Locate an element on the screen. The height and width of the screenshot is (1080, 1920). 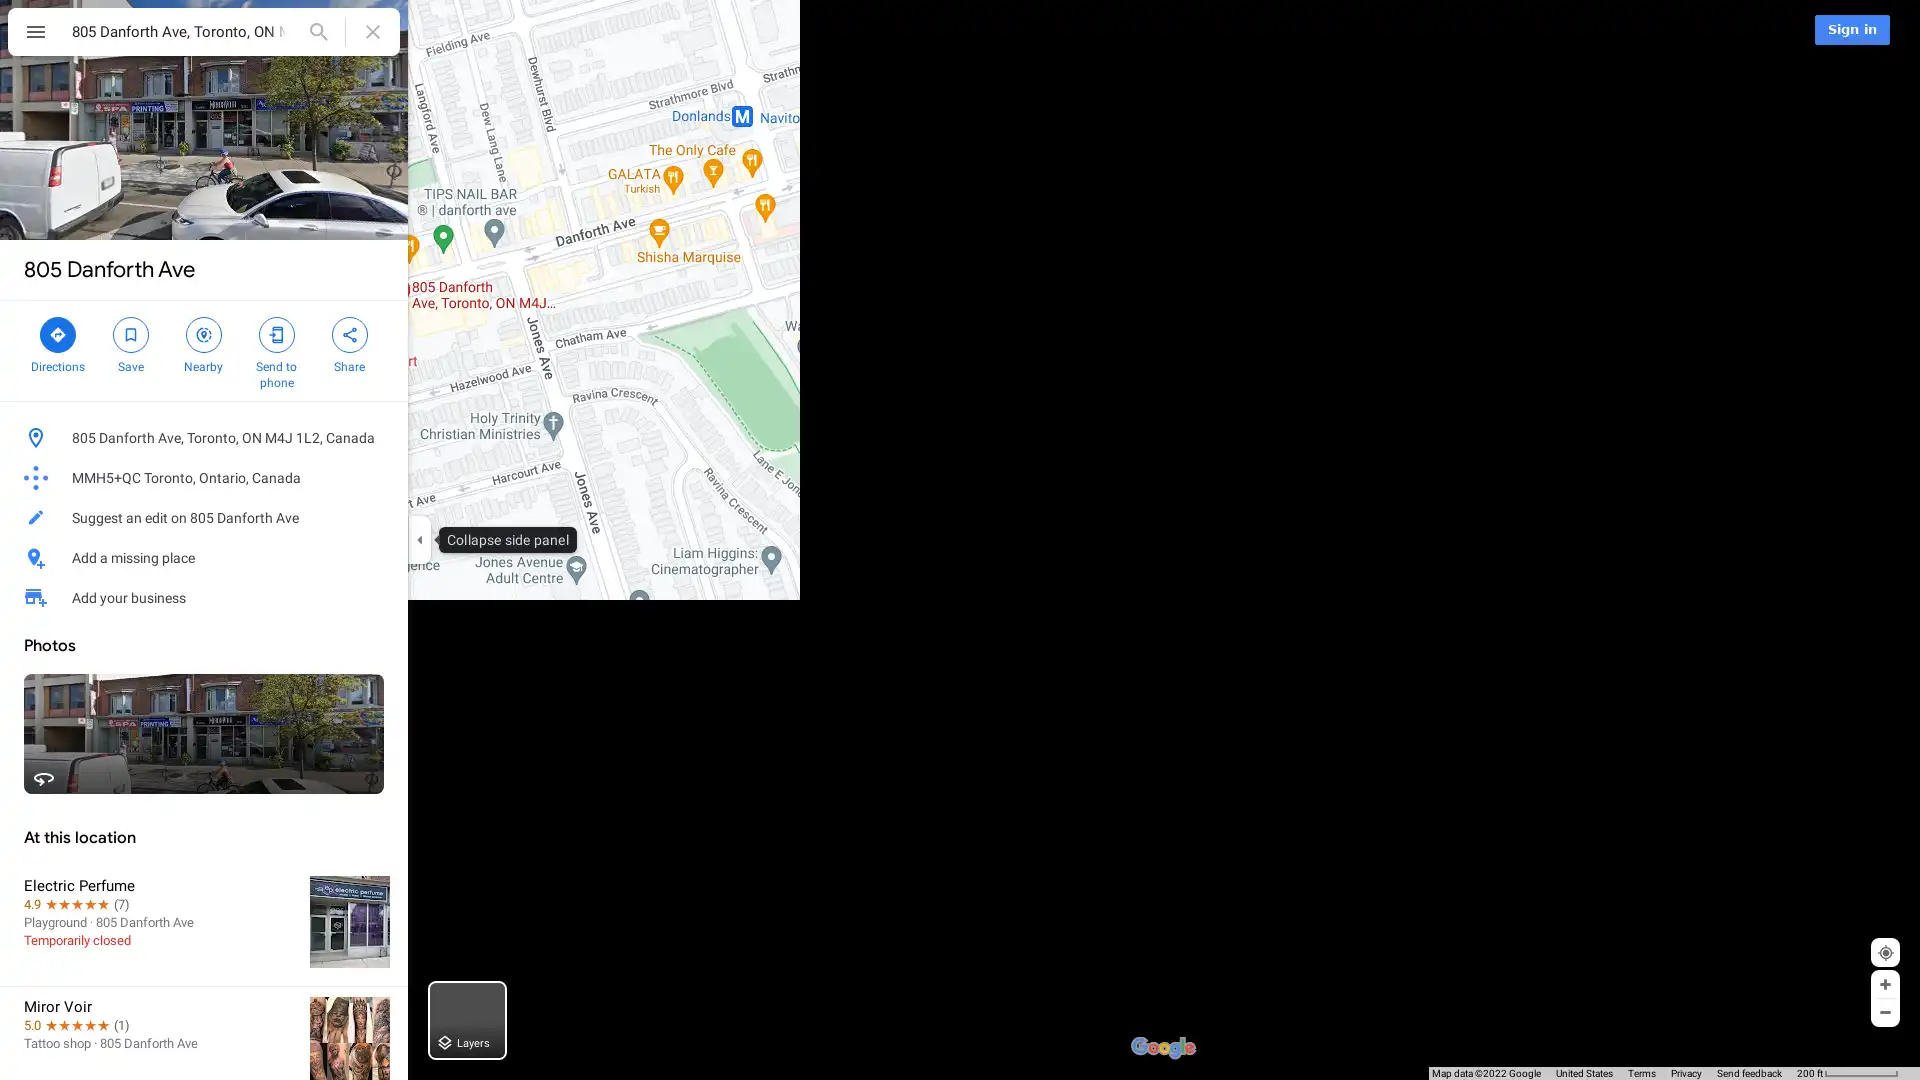
Google apps is located at coordinates (1785, 29).